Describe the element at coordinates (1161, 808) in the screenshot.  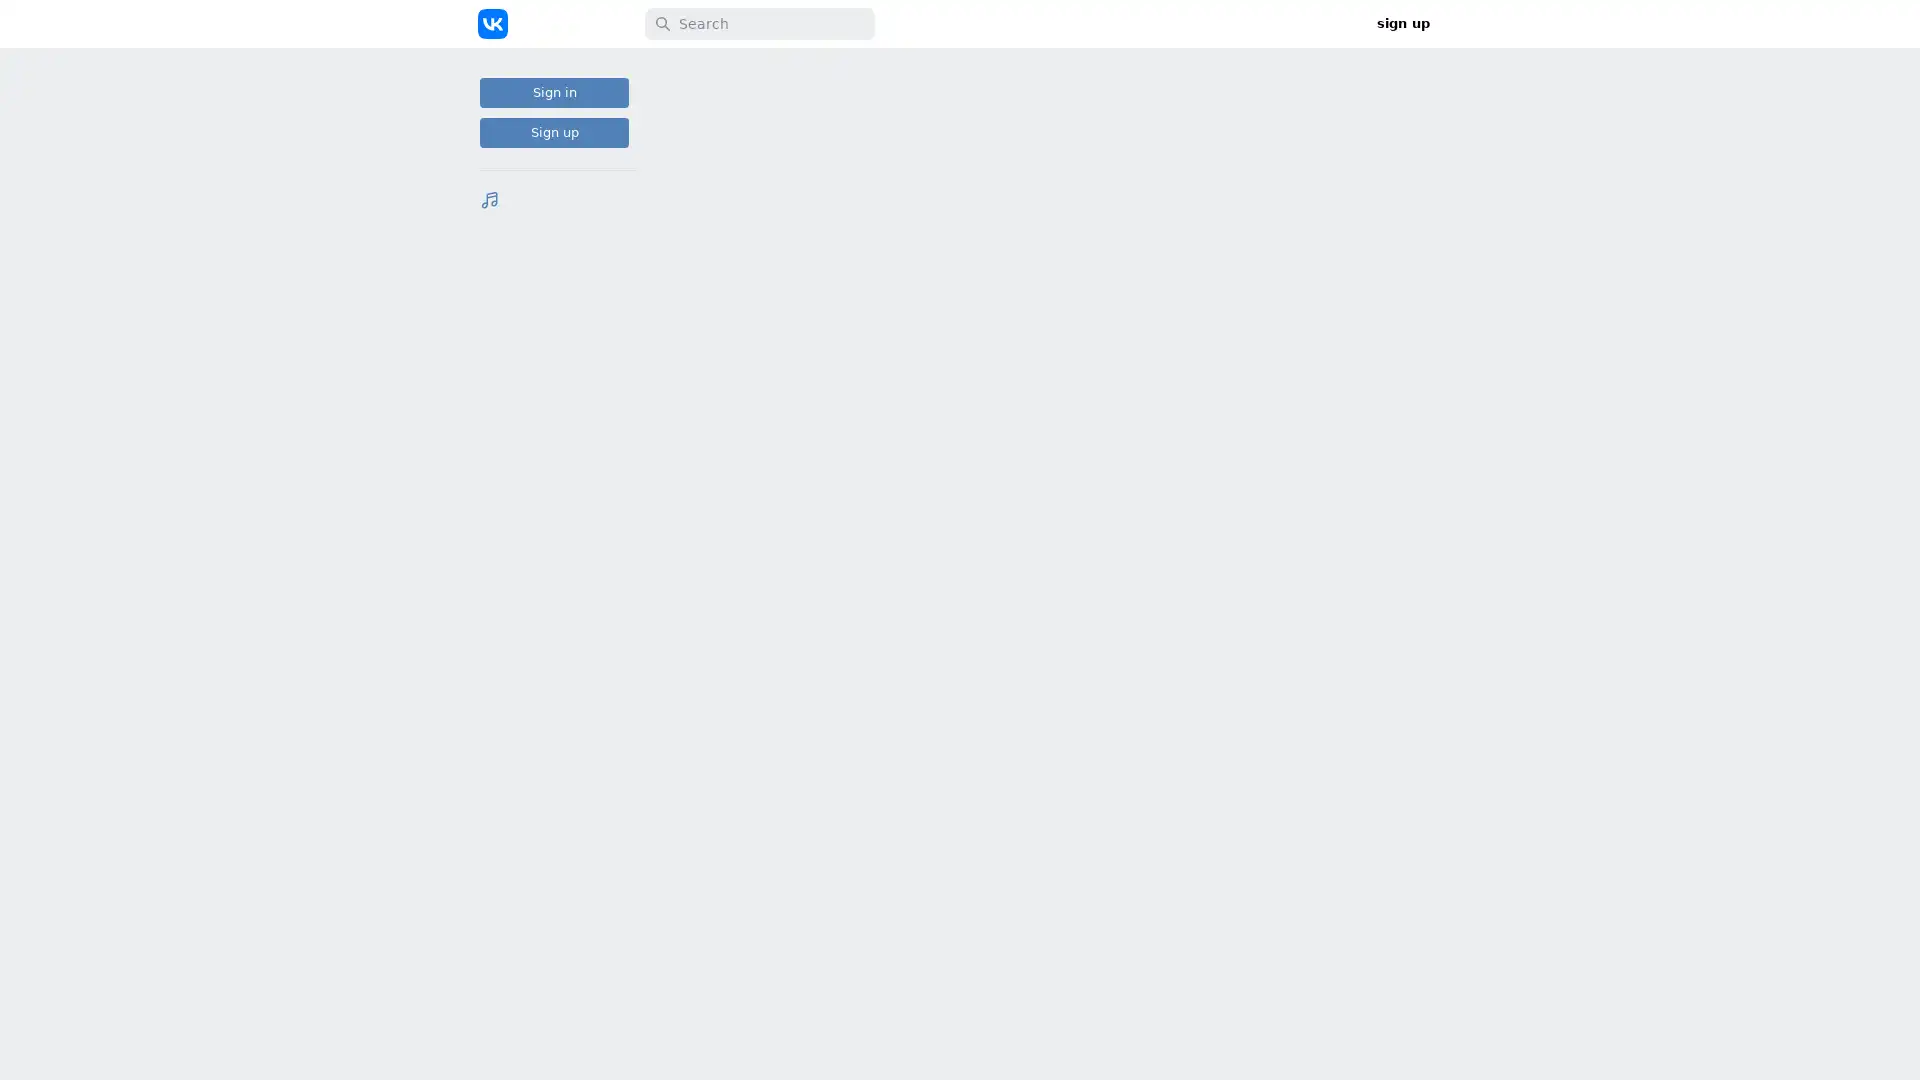
I see `Actions` at that location.